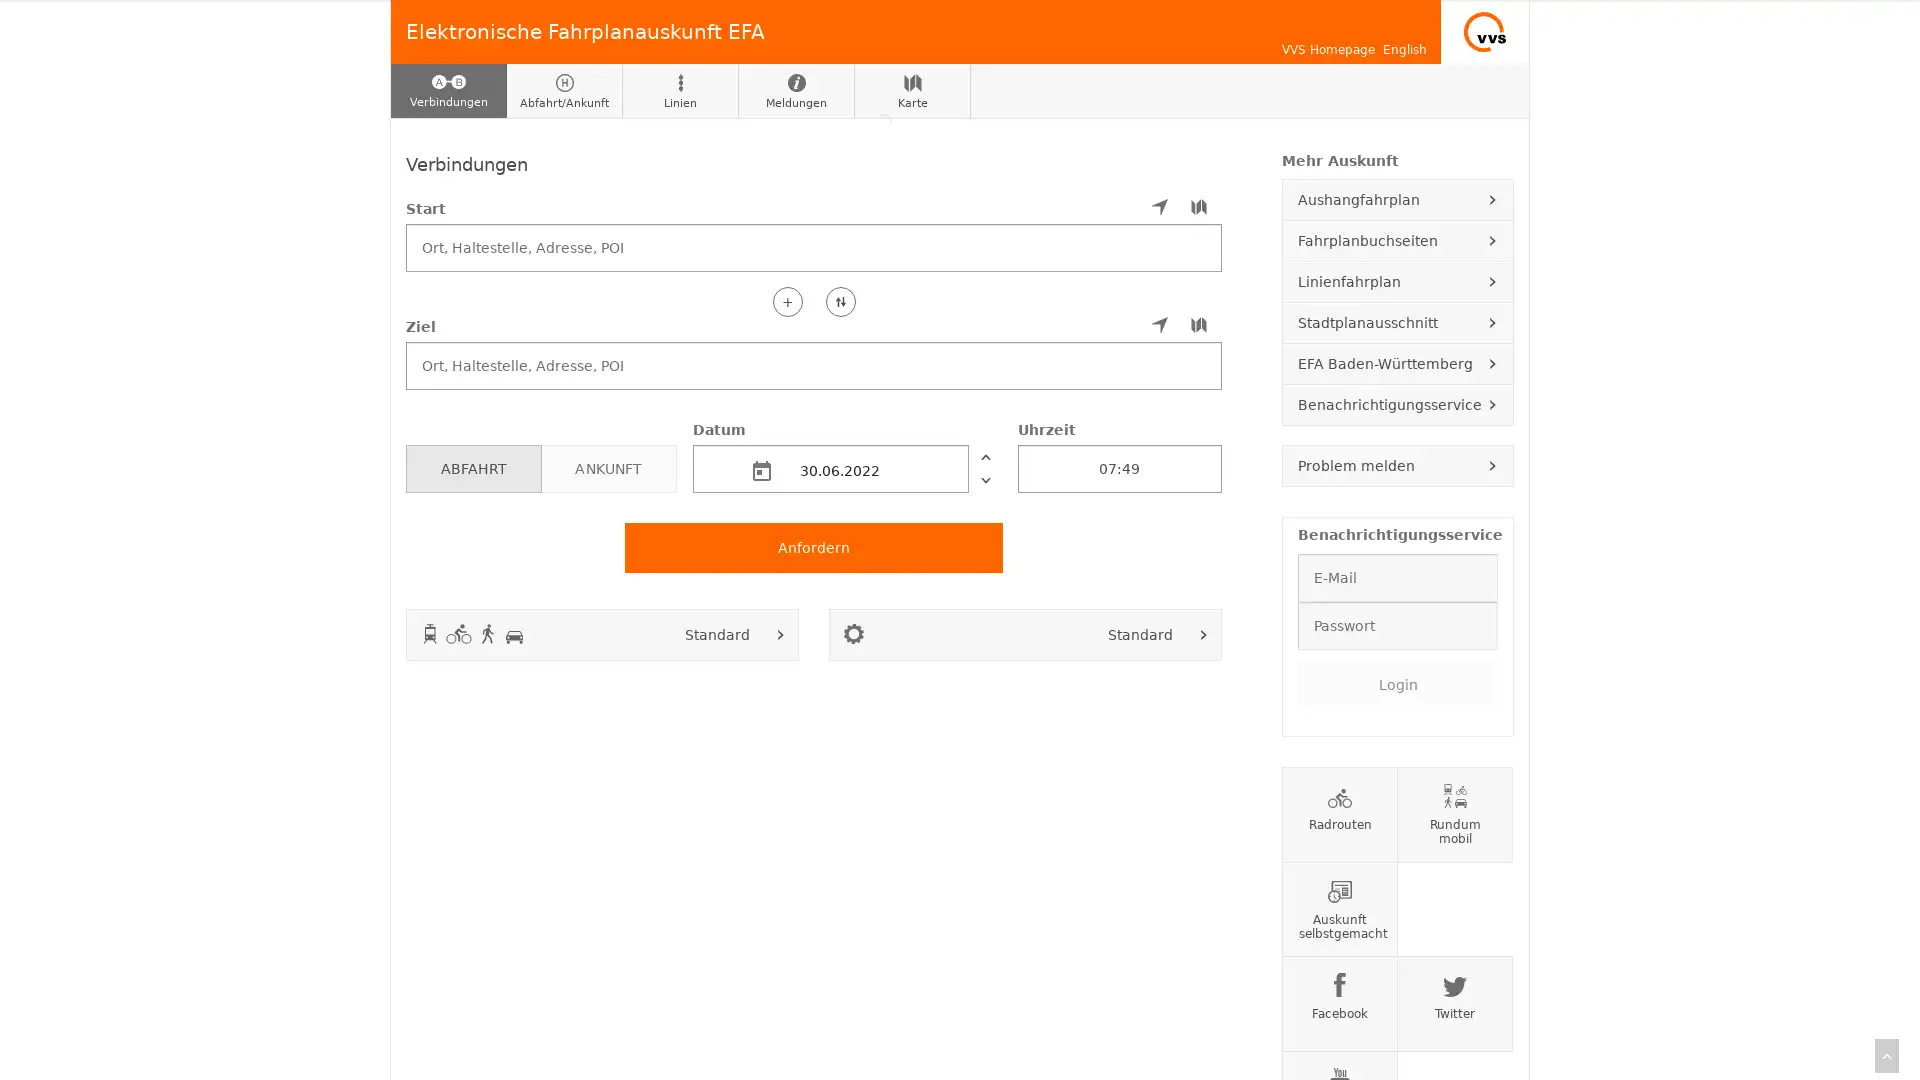 Image resolution: width=1920 pixels, height=1080 pixels. I want to click on md-calendar, so click(761, 470).